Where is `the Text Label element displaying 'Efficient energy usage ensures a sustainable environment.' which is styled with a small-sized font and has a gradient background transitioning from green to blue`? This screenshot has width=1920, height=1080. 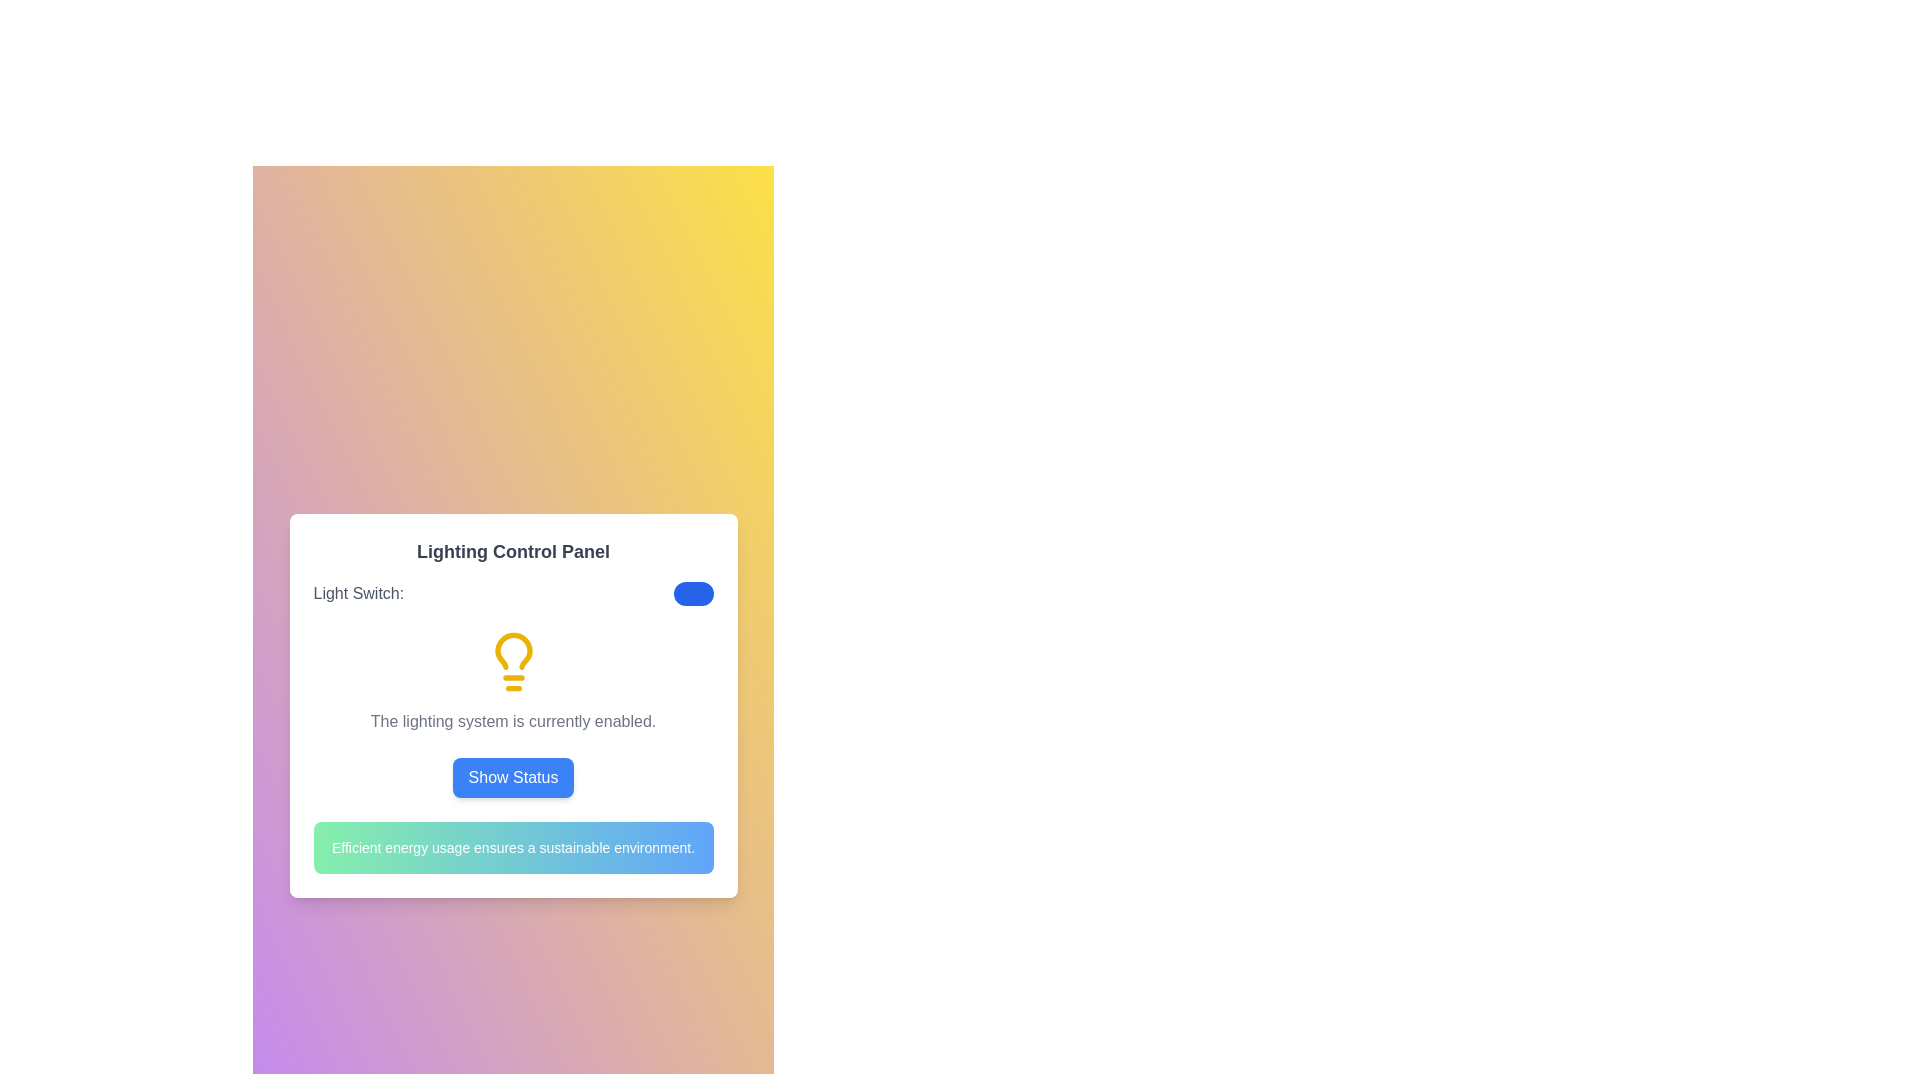 the Text Label element displaying 'Efficient energy usage ensures a sustainable environment.' which is styled with a small-sized font and has a gradient background transitioning from green to blue is located at coordinates (513, 848).